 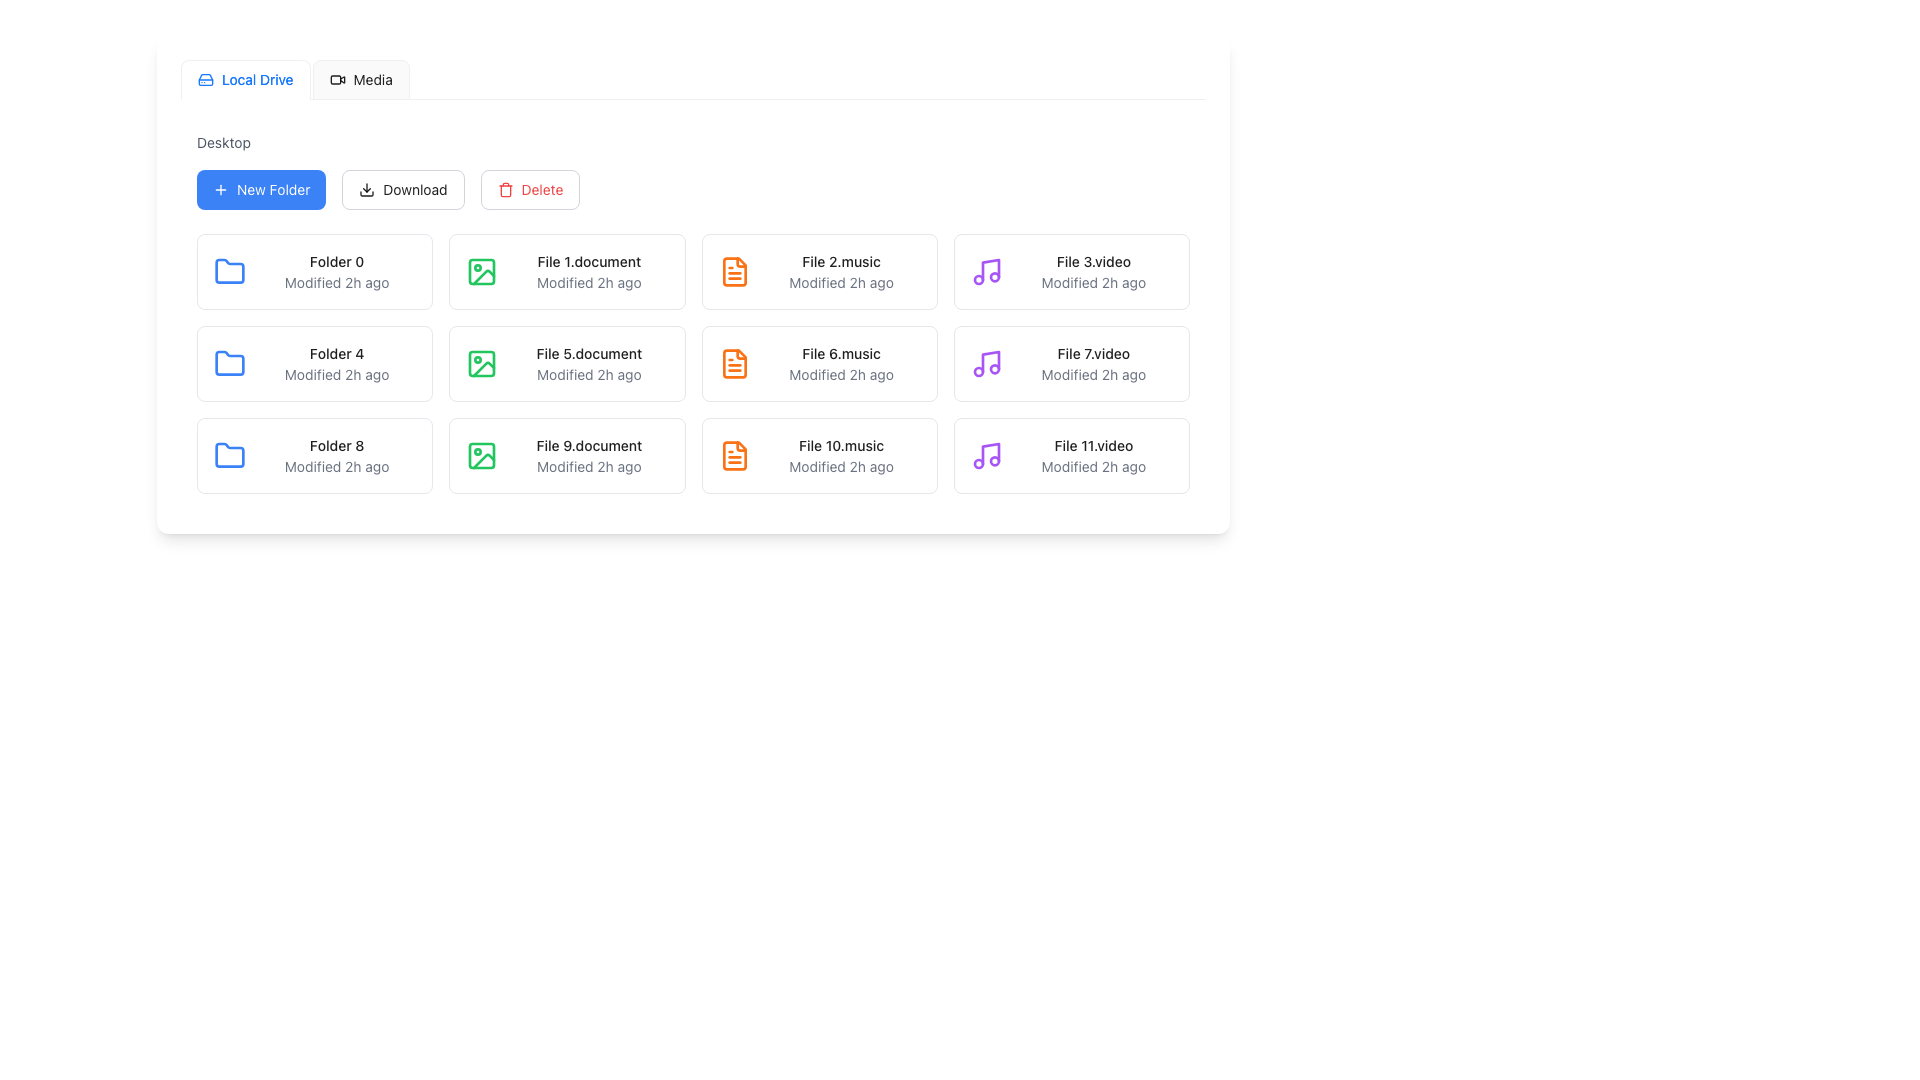 I want to click on the 'New Folder' button, which is a rectangular button with a blue background and white text, located at the top of the 'Desktop' section, so click(x=260, y=189).